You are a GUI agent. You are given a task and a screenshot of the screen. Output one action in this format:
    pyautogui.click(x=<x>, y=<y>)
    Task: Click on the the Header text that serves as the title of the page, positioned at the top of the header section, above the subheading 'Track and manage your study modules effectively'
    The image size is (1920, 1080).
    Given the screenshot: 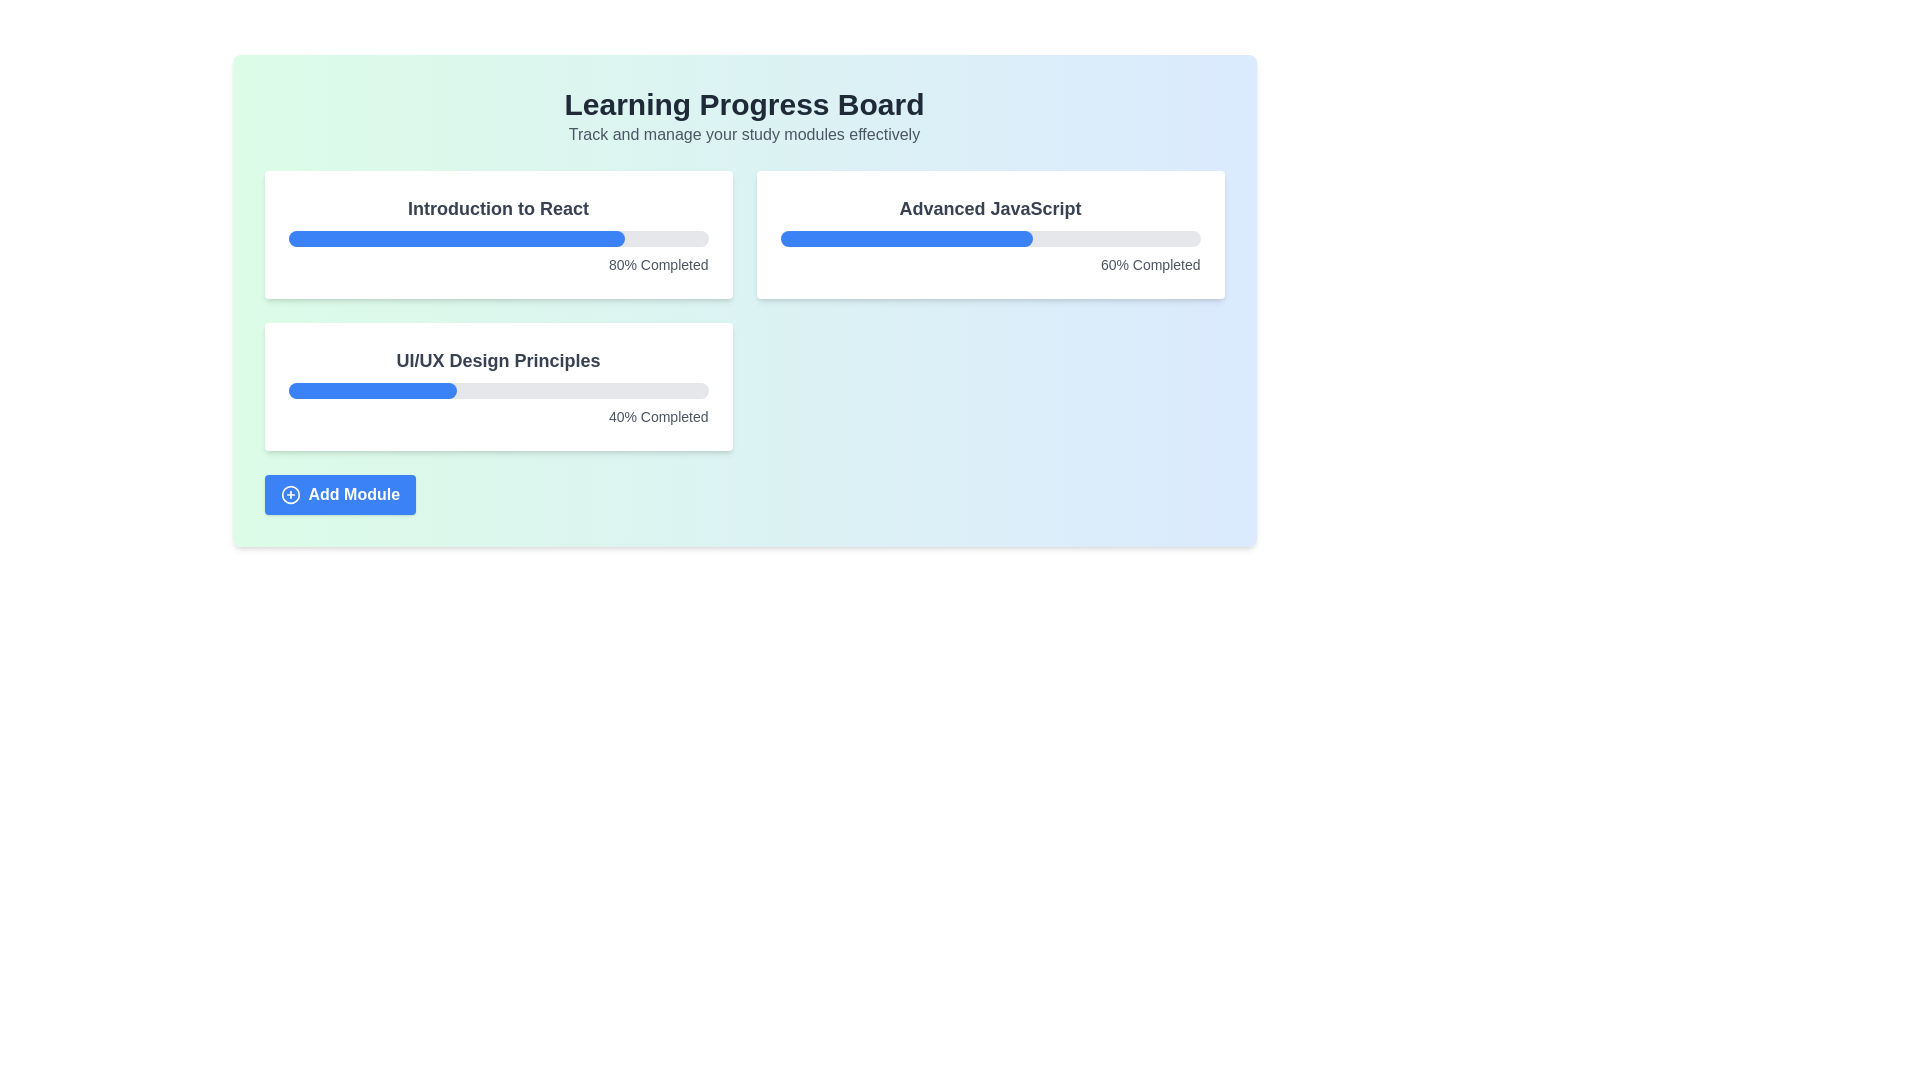 What is the action you would take?
    pyautogui.click(x=743, y=104)
    